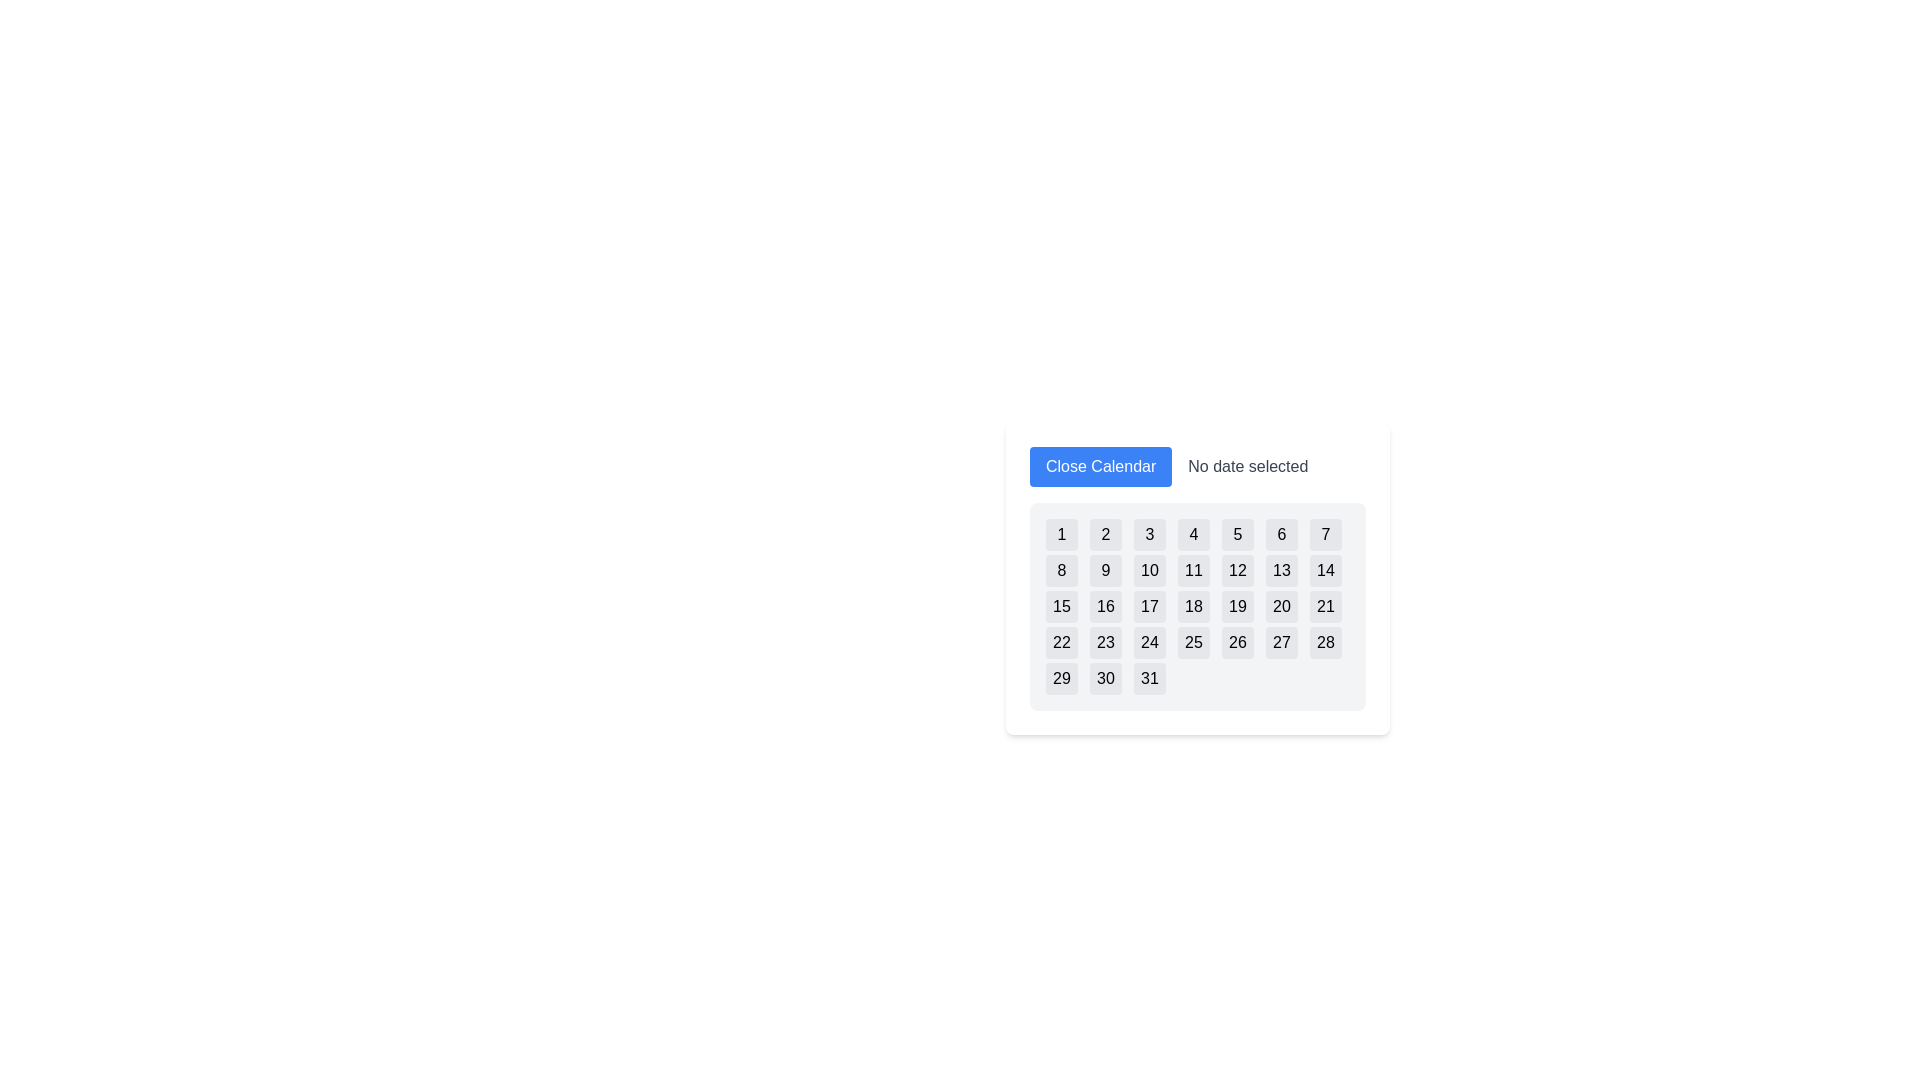 This screenshot has height=1080, width=1920. Describe the element at coordinates (1060, 570) in the screenshot. I see `the square button with rounded corners, styled in light gray containing the number '8' in bold black text` at that location.